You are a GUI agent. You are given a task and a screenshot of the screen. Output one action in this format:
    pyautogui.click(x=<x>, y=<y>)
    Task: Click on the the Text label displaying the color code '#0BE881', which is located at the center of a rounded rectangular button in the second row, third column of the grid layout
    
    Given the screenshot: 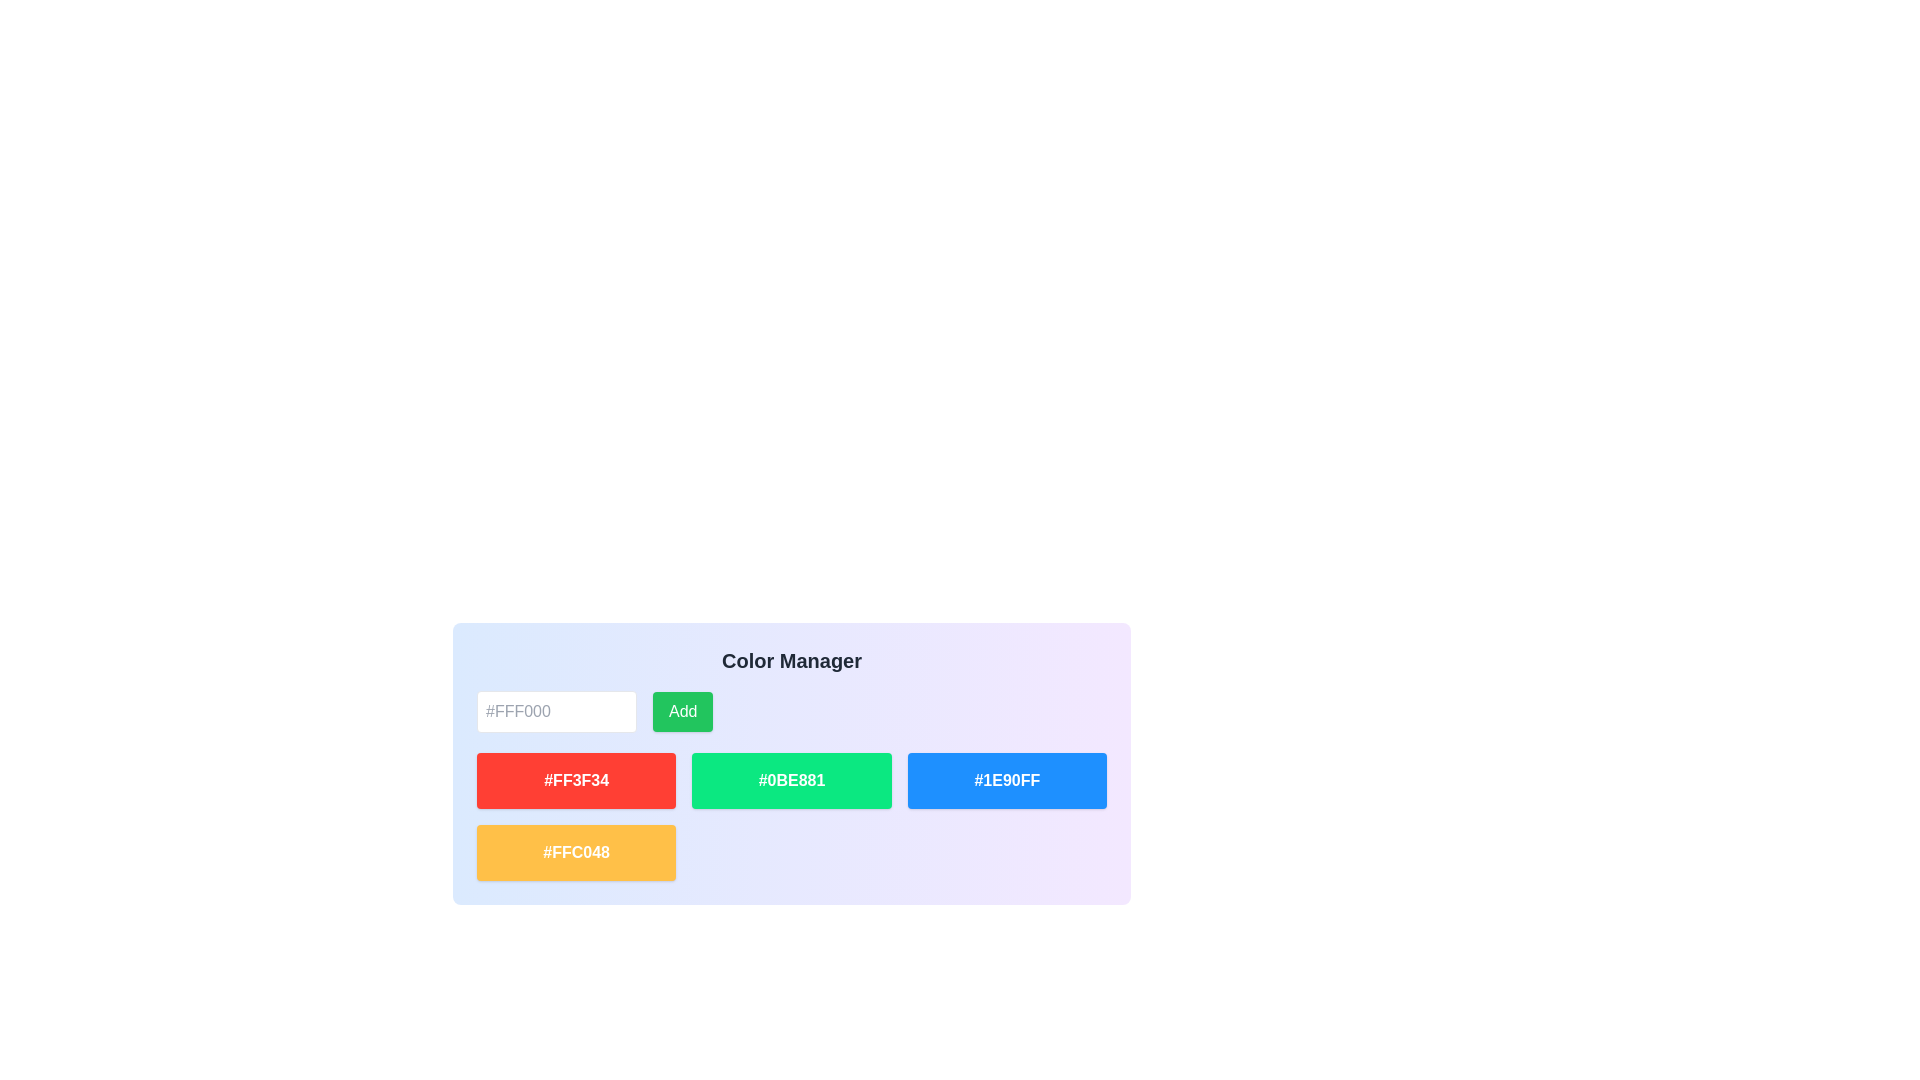 What is the action you would take?
    pyautogui.click(x=791, y=779)
    